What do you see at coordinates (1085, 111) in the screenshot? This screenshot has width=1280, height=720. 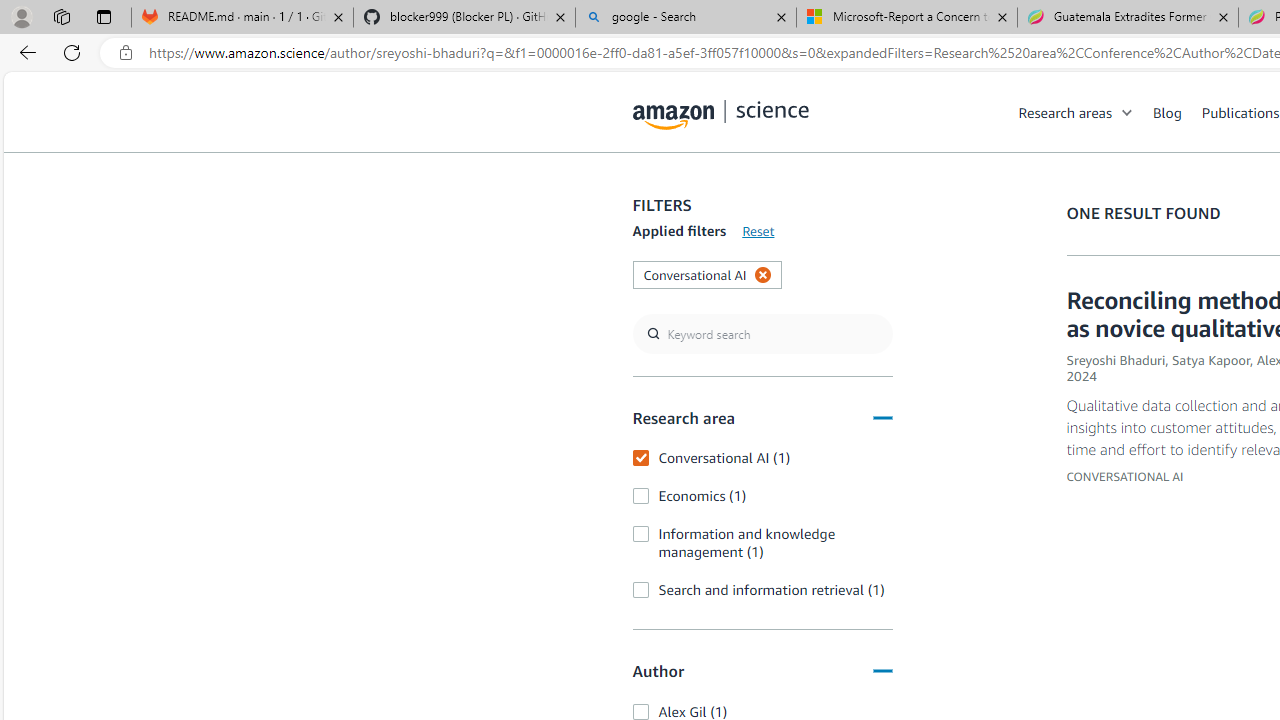 I see `'Research areas'` at bounding box center [1085, 111].